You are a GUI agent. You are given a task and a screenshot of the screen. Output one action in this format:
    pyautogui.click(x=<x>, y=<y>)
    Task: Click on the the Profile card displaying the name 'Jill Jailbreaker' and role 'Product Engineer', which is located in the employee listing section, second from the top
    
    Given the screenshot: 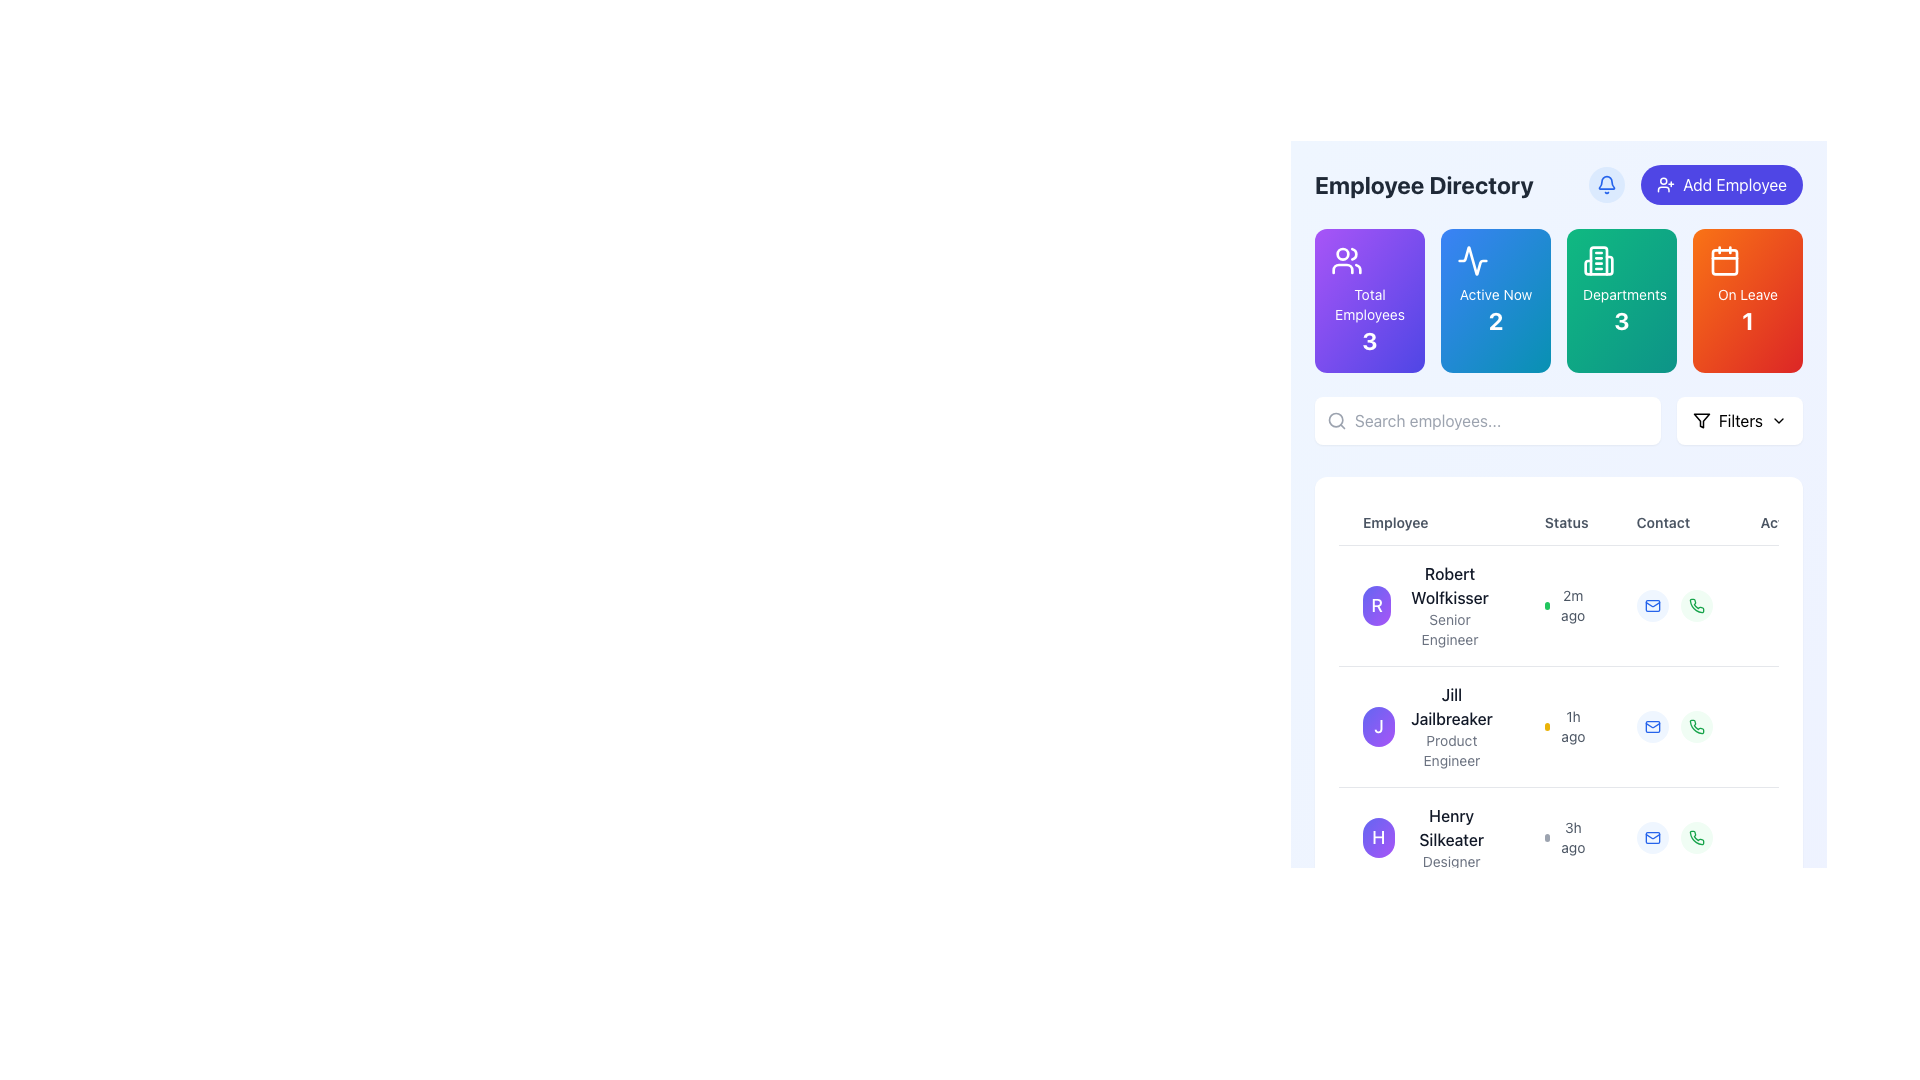 What is the action you would take?
    pyautogui.click(x=1428, y=726)
    